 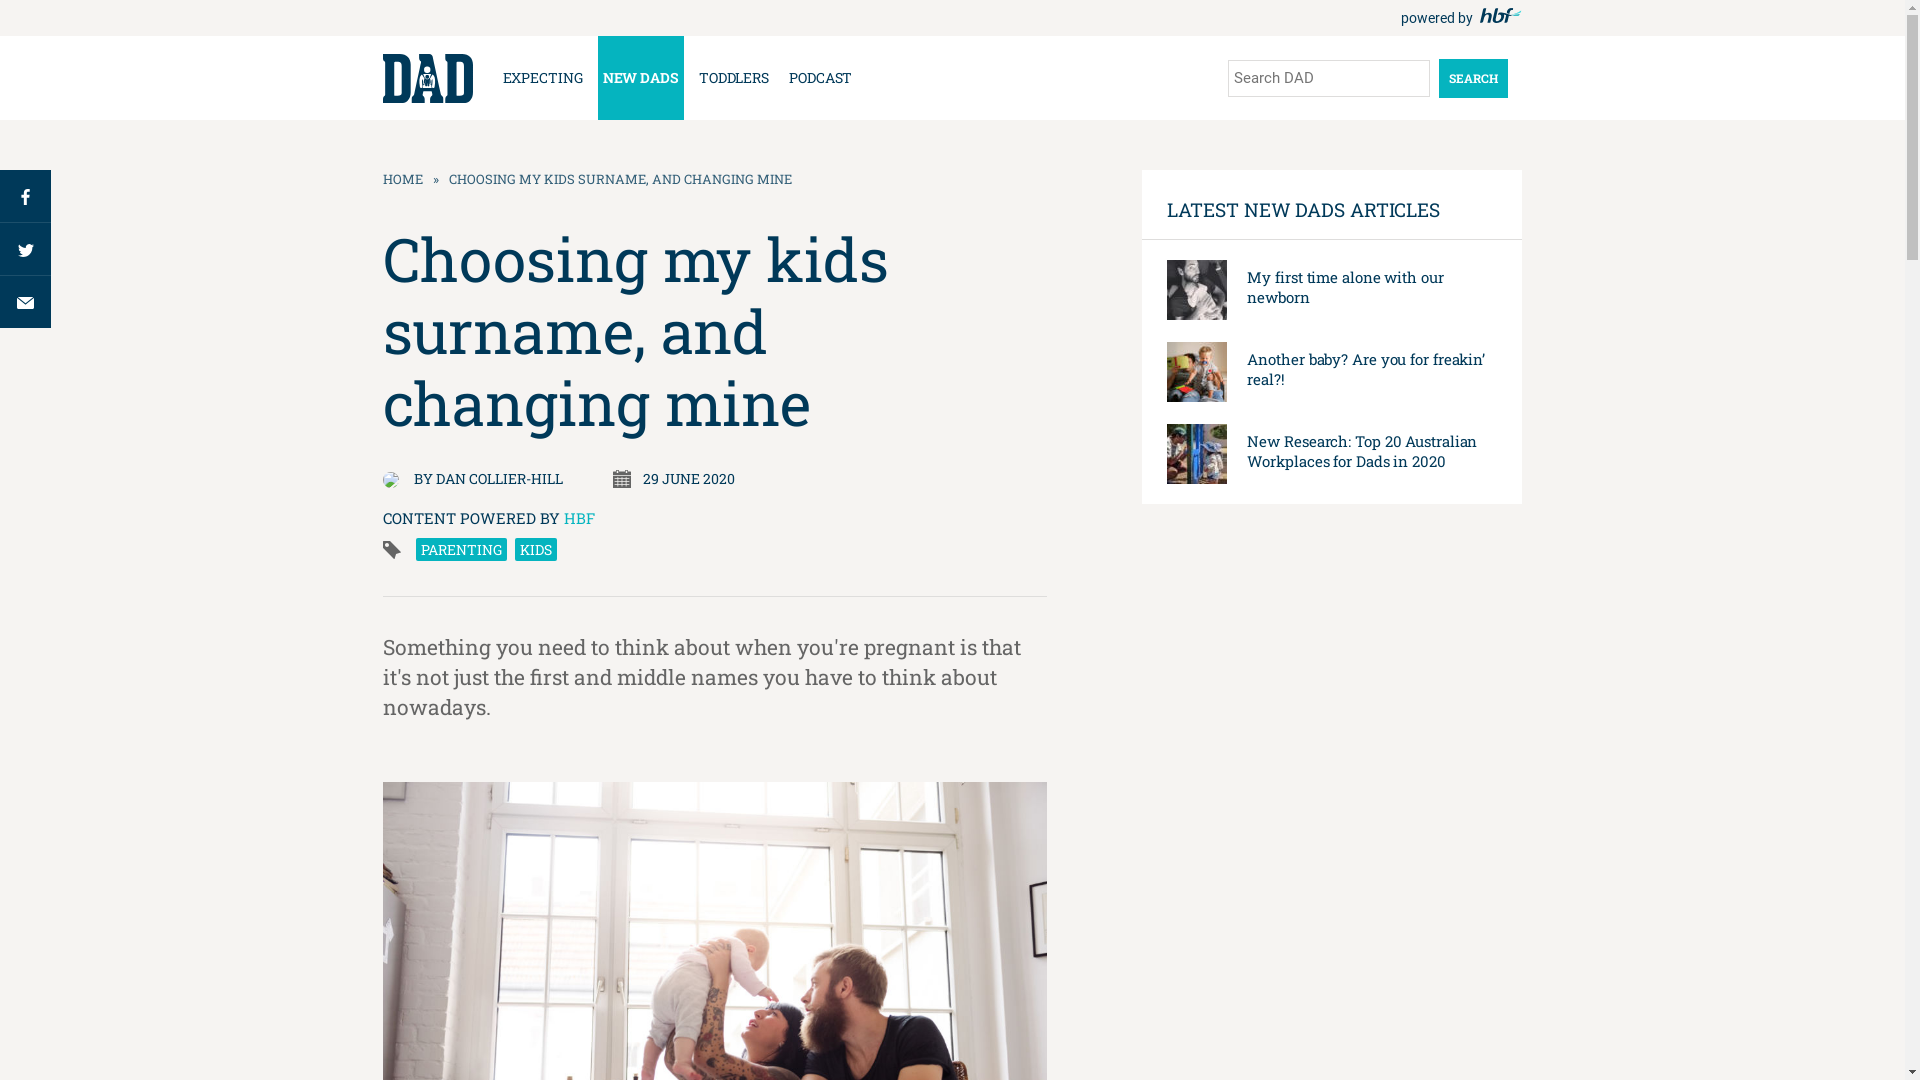 I want to click on 'SEARCH', so click(x=1437, y=76).